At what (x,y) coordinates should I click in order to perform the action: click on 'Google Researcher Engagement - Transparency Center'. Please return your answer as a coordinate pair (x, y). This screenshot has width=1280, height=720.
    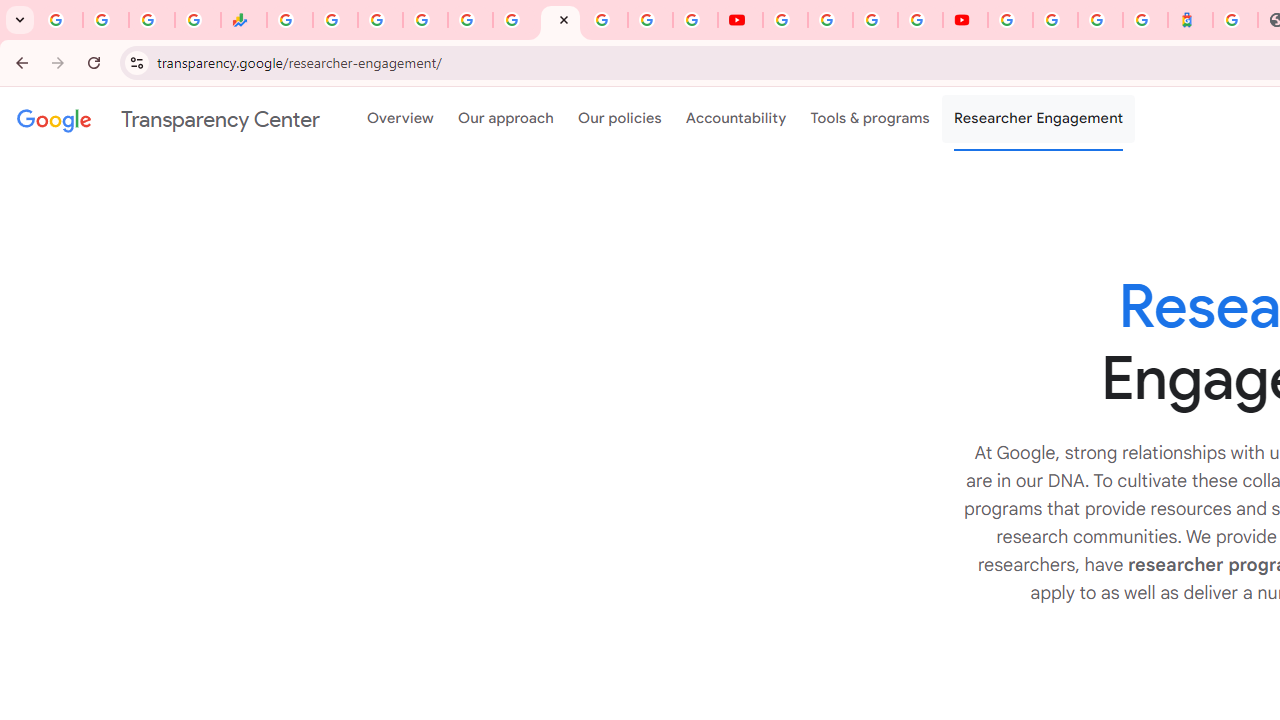
    Looking at the image, I should click on (560, 20).